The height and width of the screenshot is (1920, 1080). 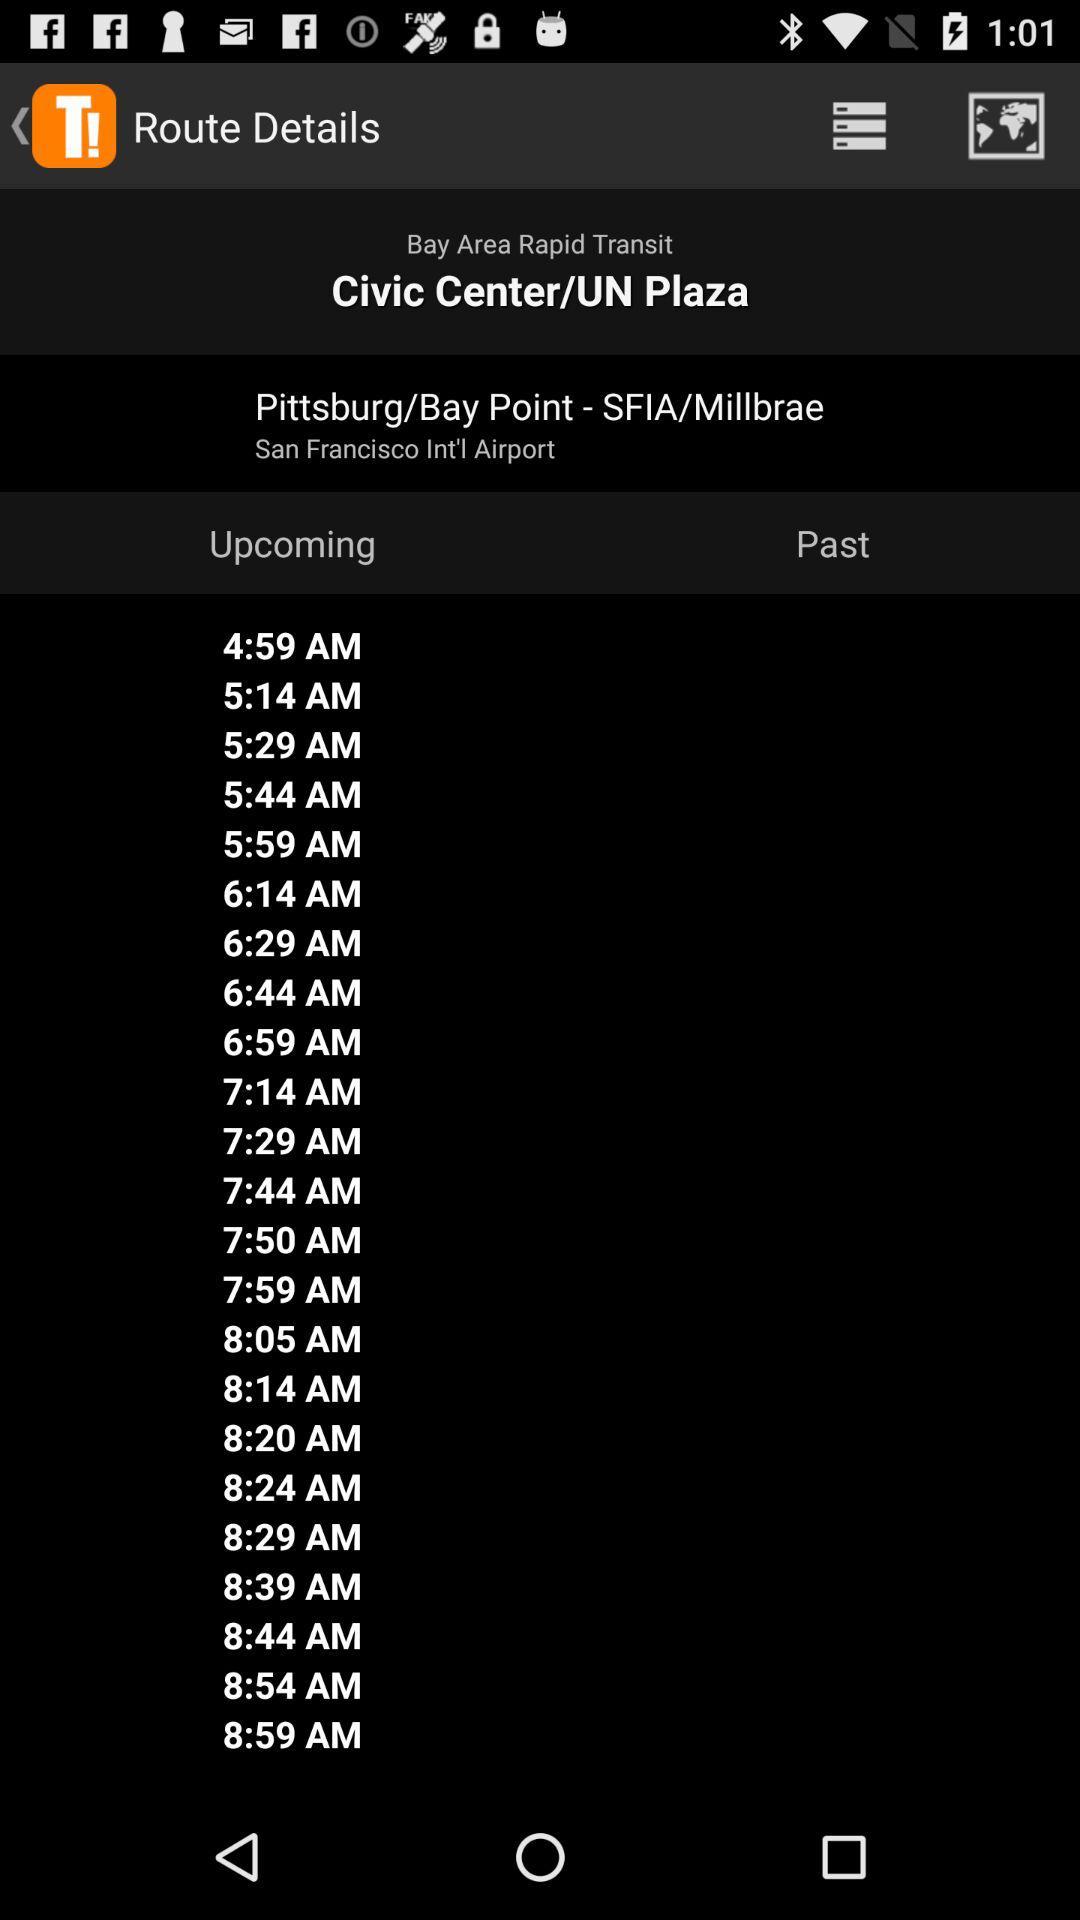 What do you see at coordinates (1006, 124) in the screenshot?
I see `item above civic center un item` at bounding box center [1006, 124].